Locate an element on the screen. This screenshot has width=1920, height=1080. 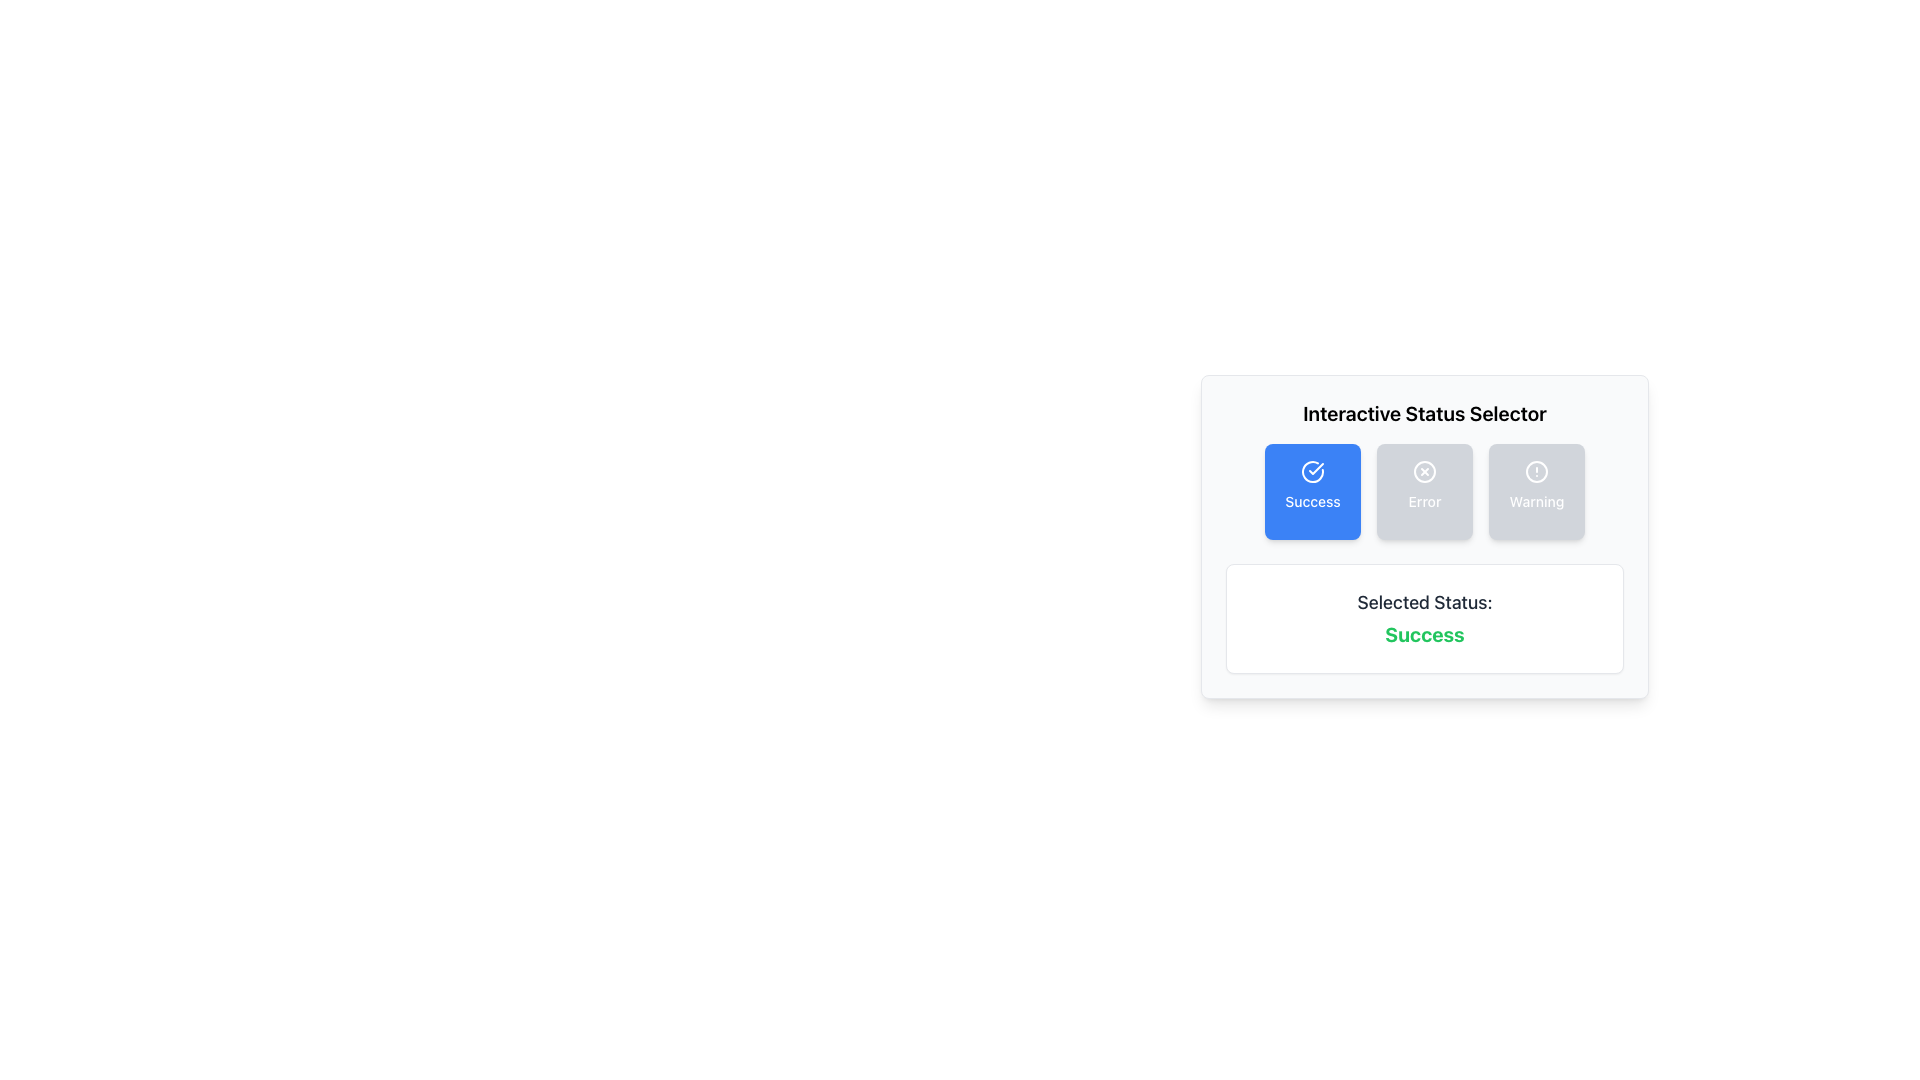
status displayed in the centrally positioned Text Content Display indicating 'Success' is located at coordinates (1424, 617).